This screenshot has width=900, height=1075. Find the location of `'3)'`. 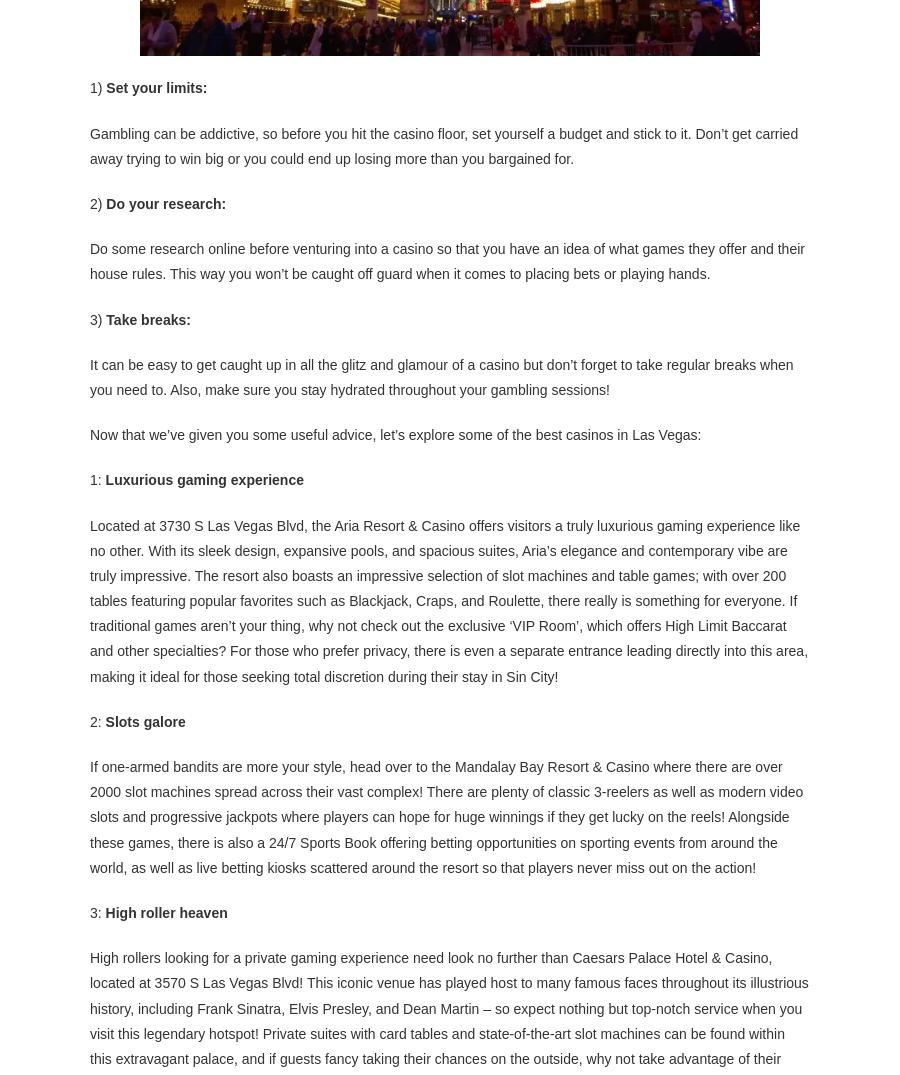

'3)' is located at coordinates (97, 316).